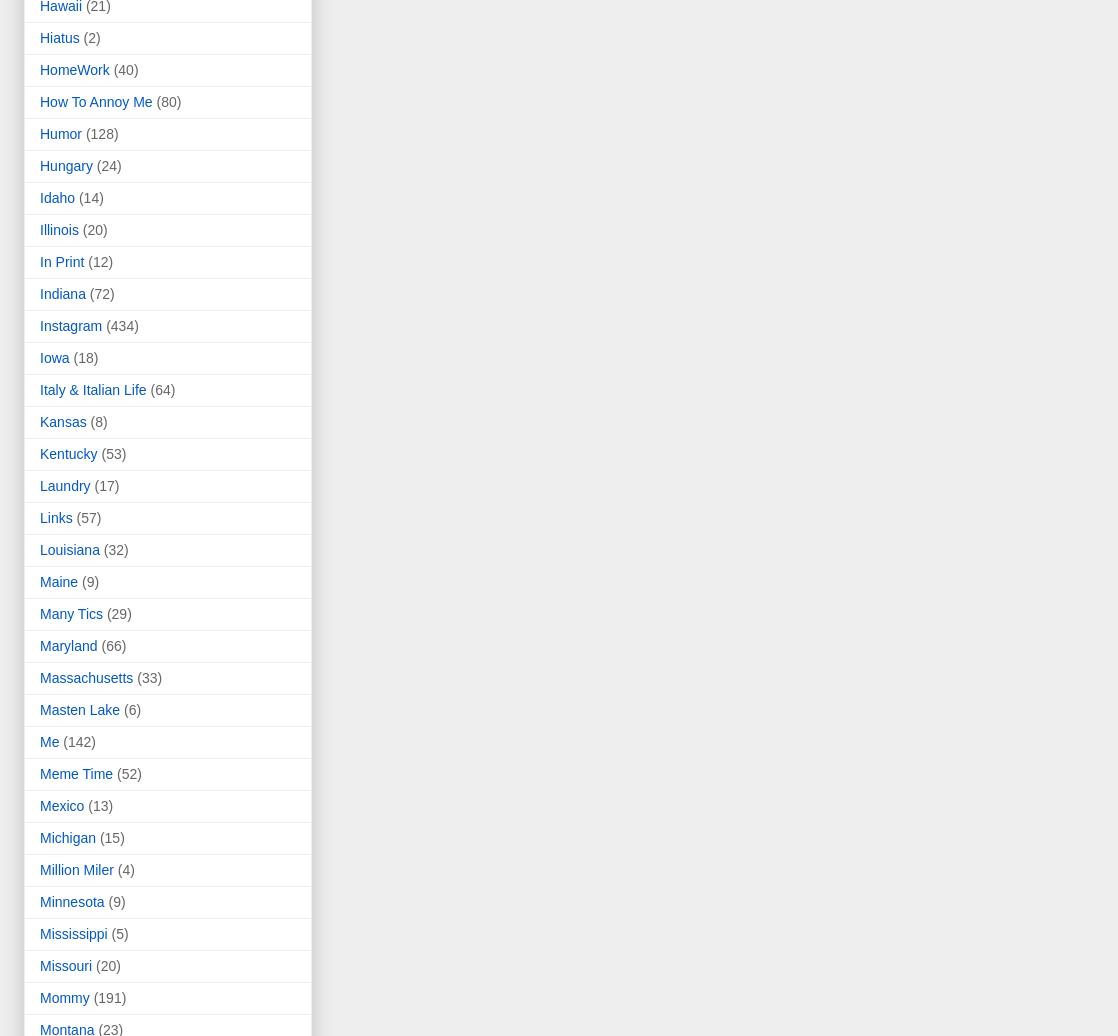 The width and height of the screenshot is (1118, 1036). Describe the element at coordinates (113, 453) in the screenshot. I see `'(53)'` at that location.